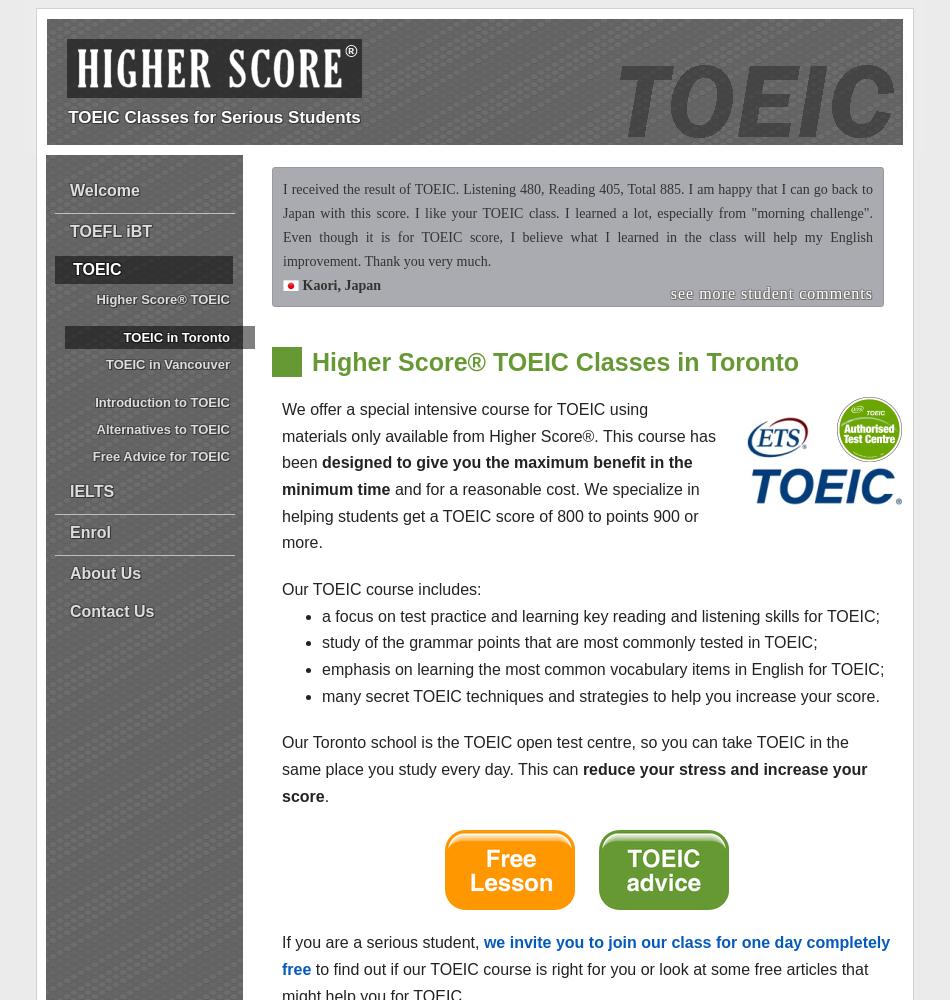 This screenshot has width=950, height=1000. I want to click on 'Alternatives to TOEIC', so click(163, 429).